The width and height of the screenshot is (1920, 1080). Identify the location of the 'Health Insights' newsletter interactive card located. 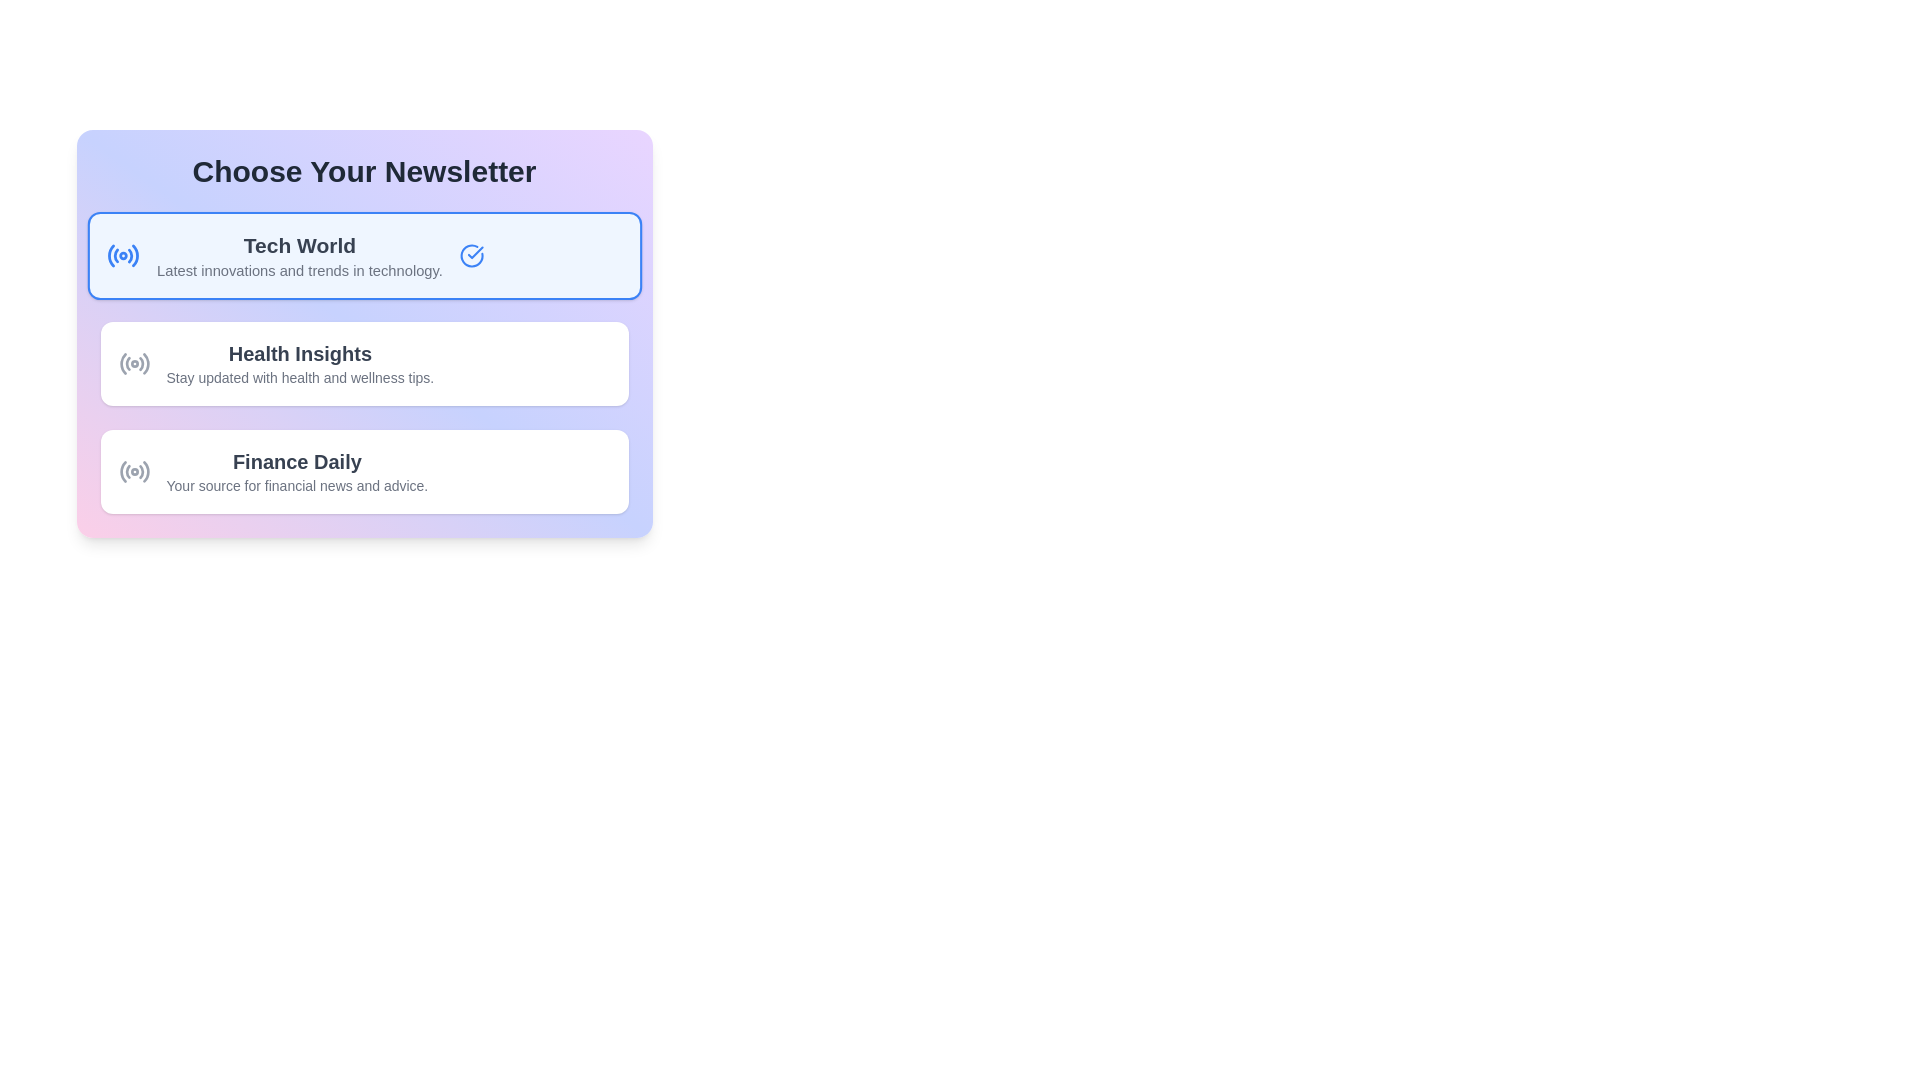
(364, 363).